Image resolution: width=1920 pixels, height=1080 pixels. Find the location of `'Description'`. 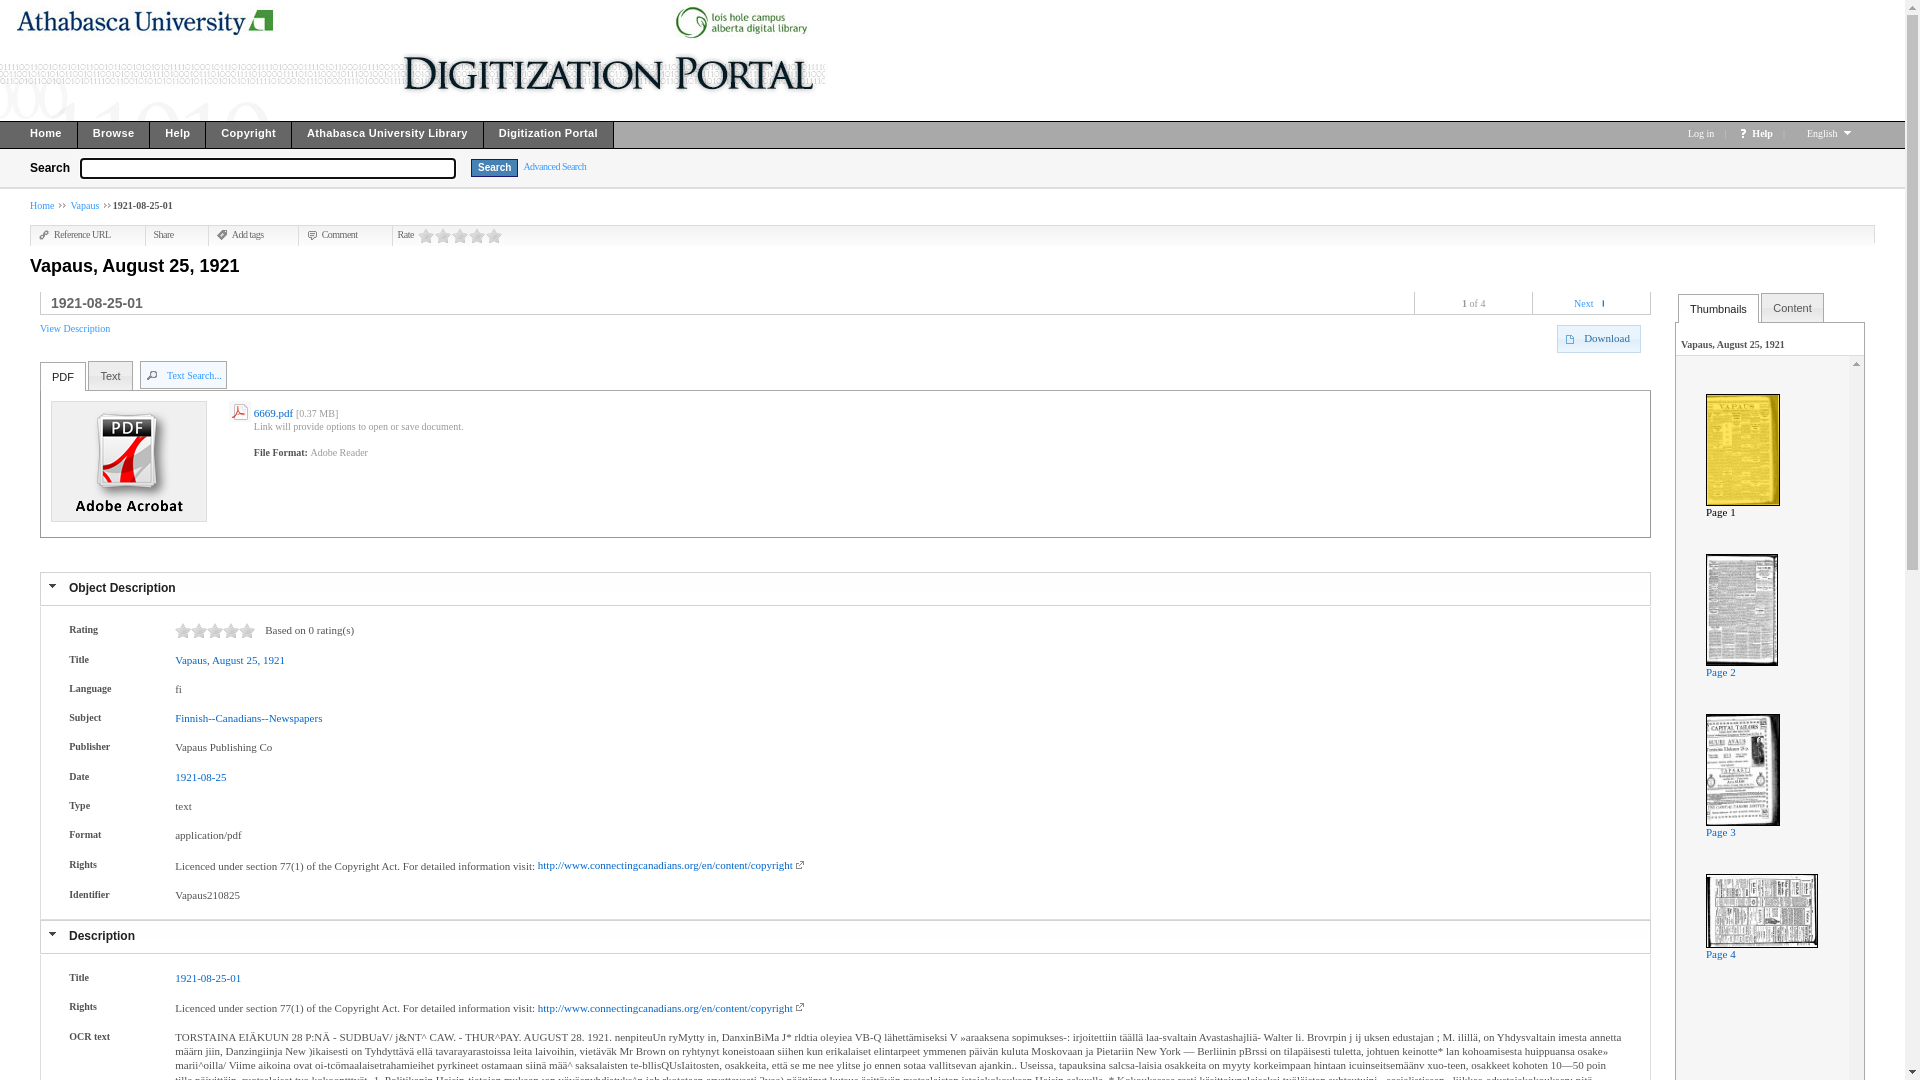

'Description' is located at coordinates (100, 936).